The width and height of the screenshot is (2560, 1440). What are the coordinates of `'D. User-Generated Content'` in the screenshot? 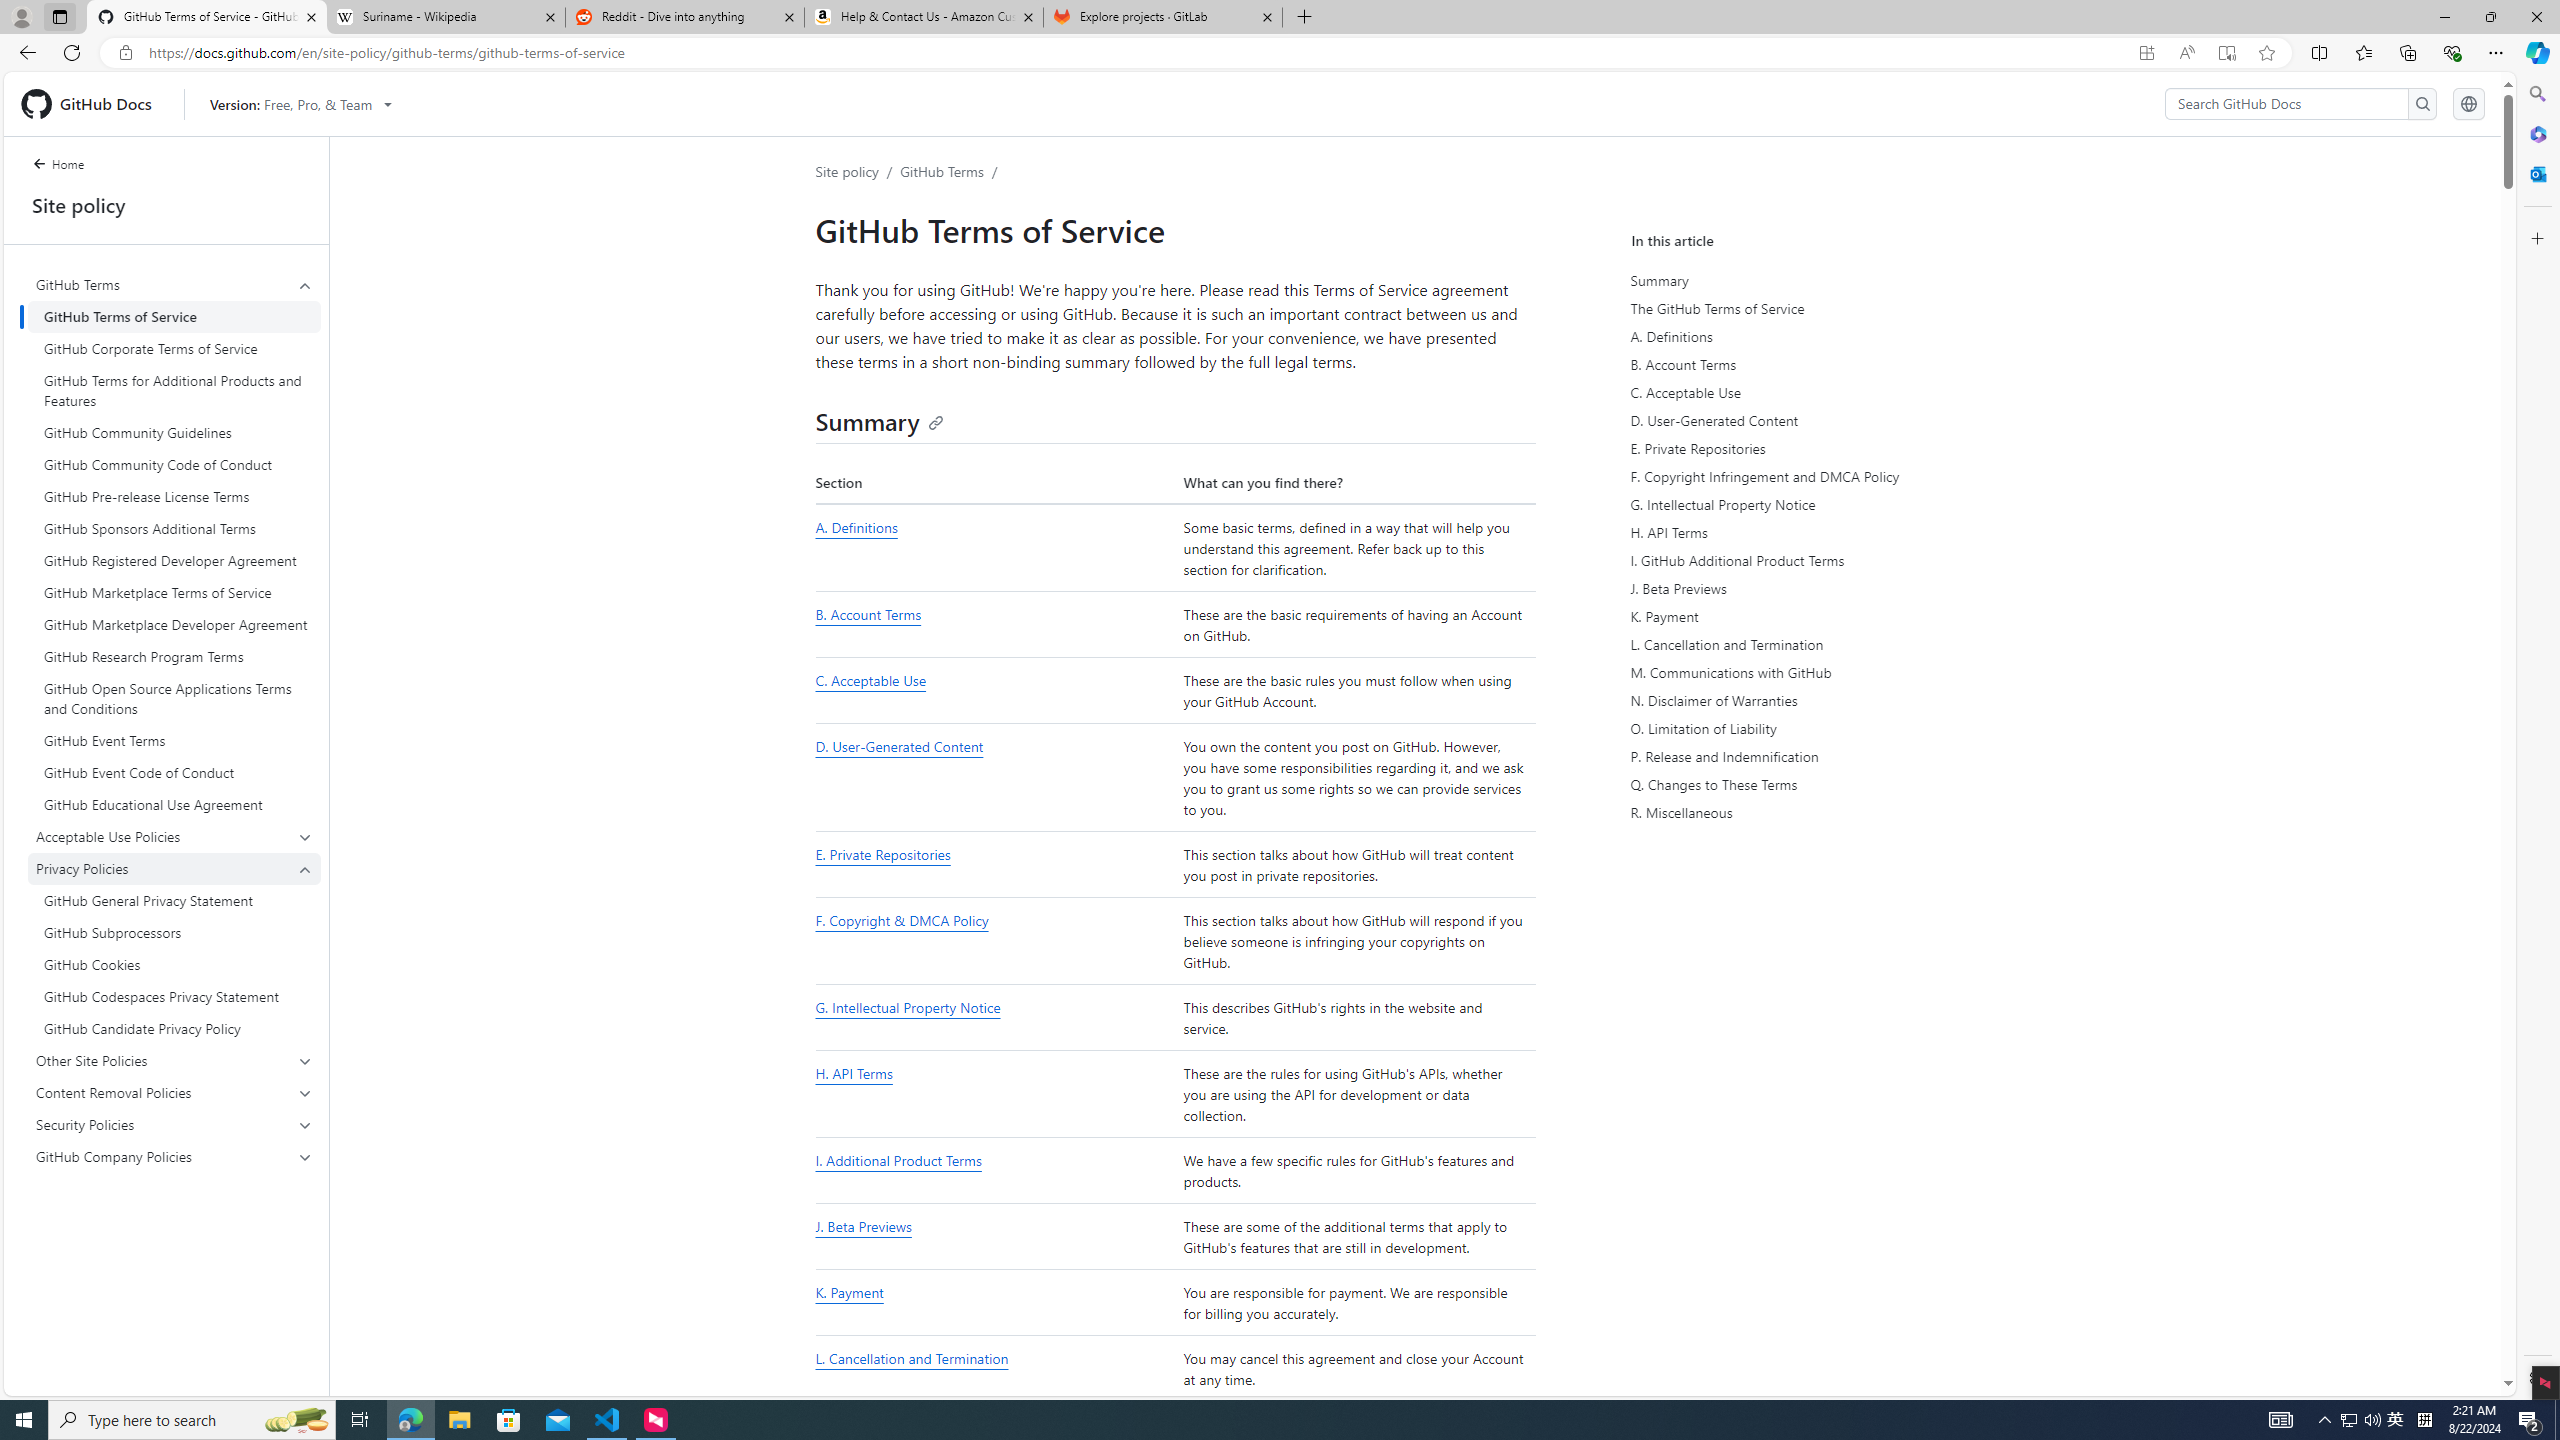 It's located at (897, 746).